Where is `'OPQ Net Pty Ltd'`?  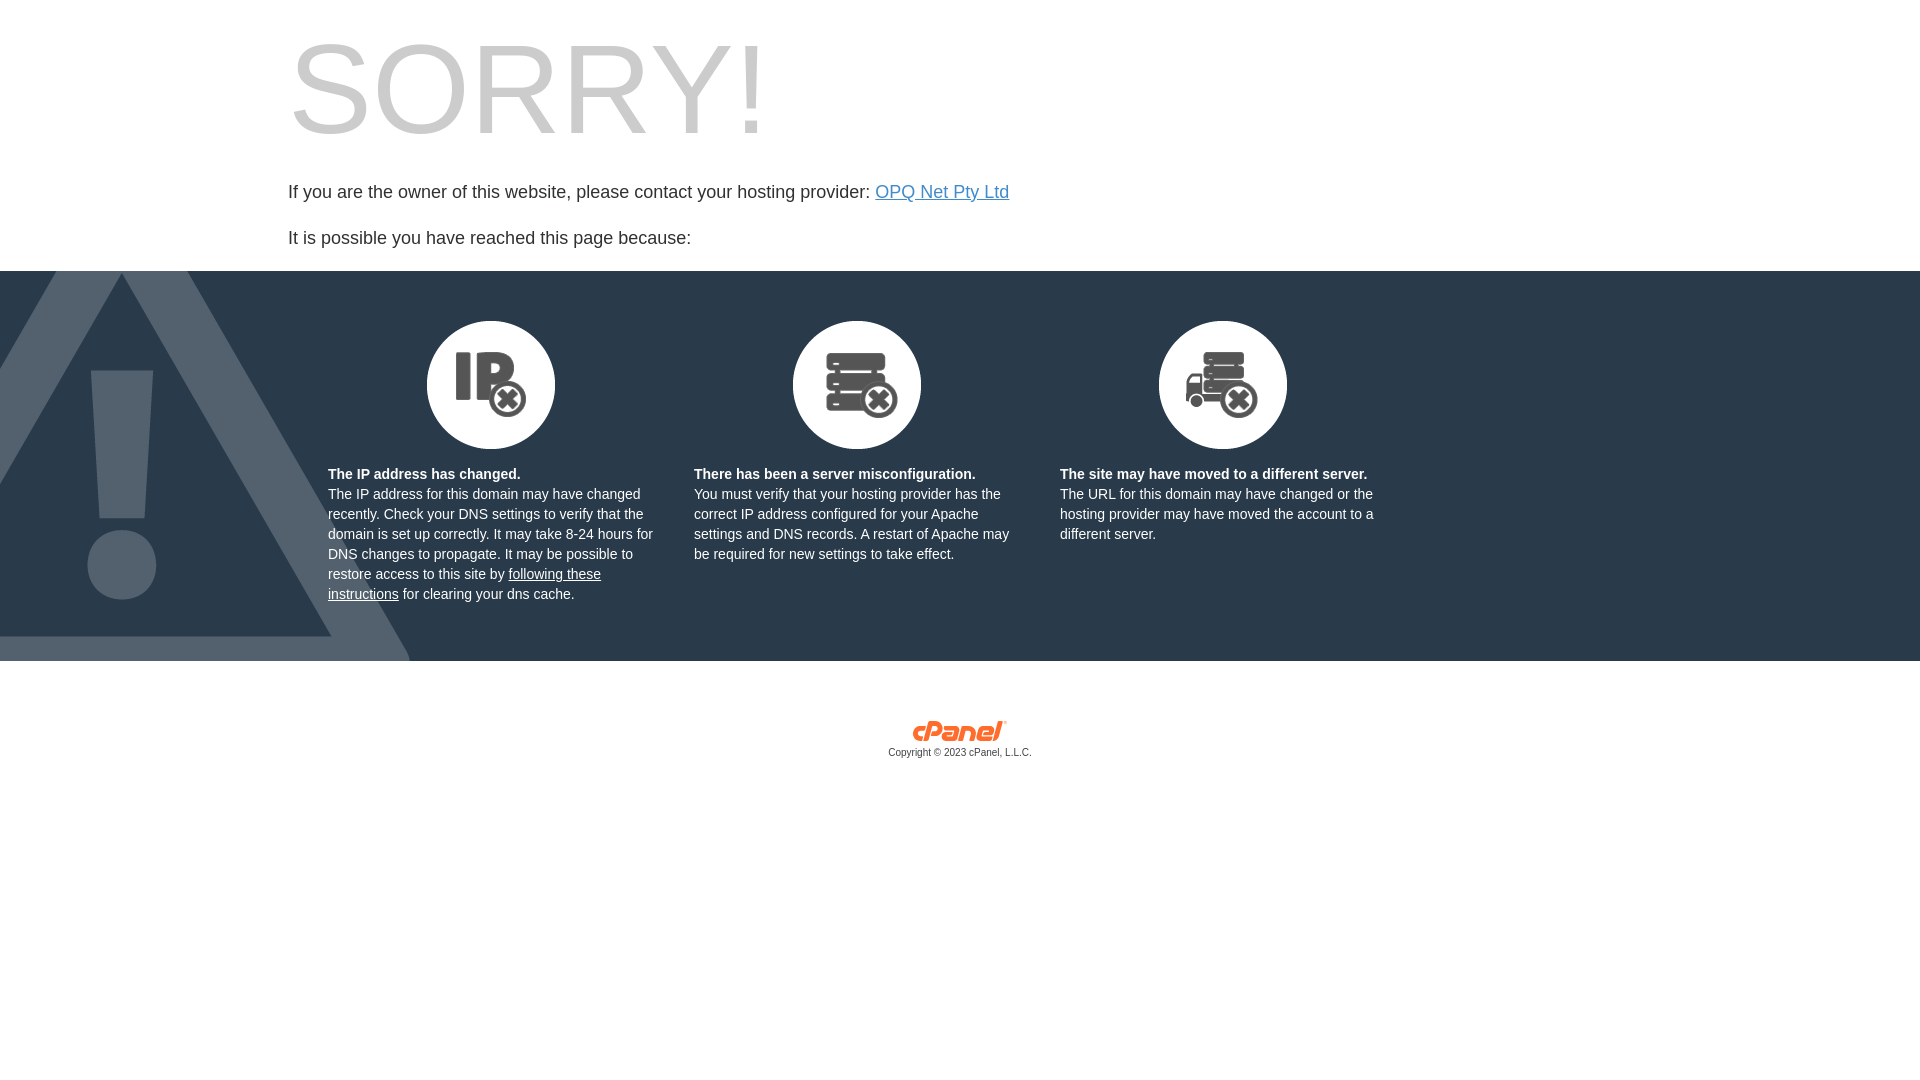
'OPQ Net Pty Ltd' is located at coordinates (874, 192).